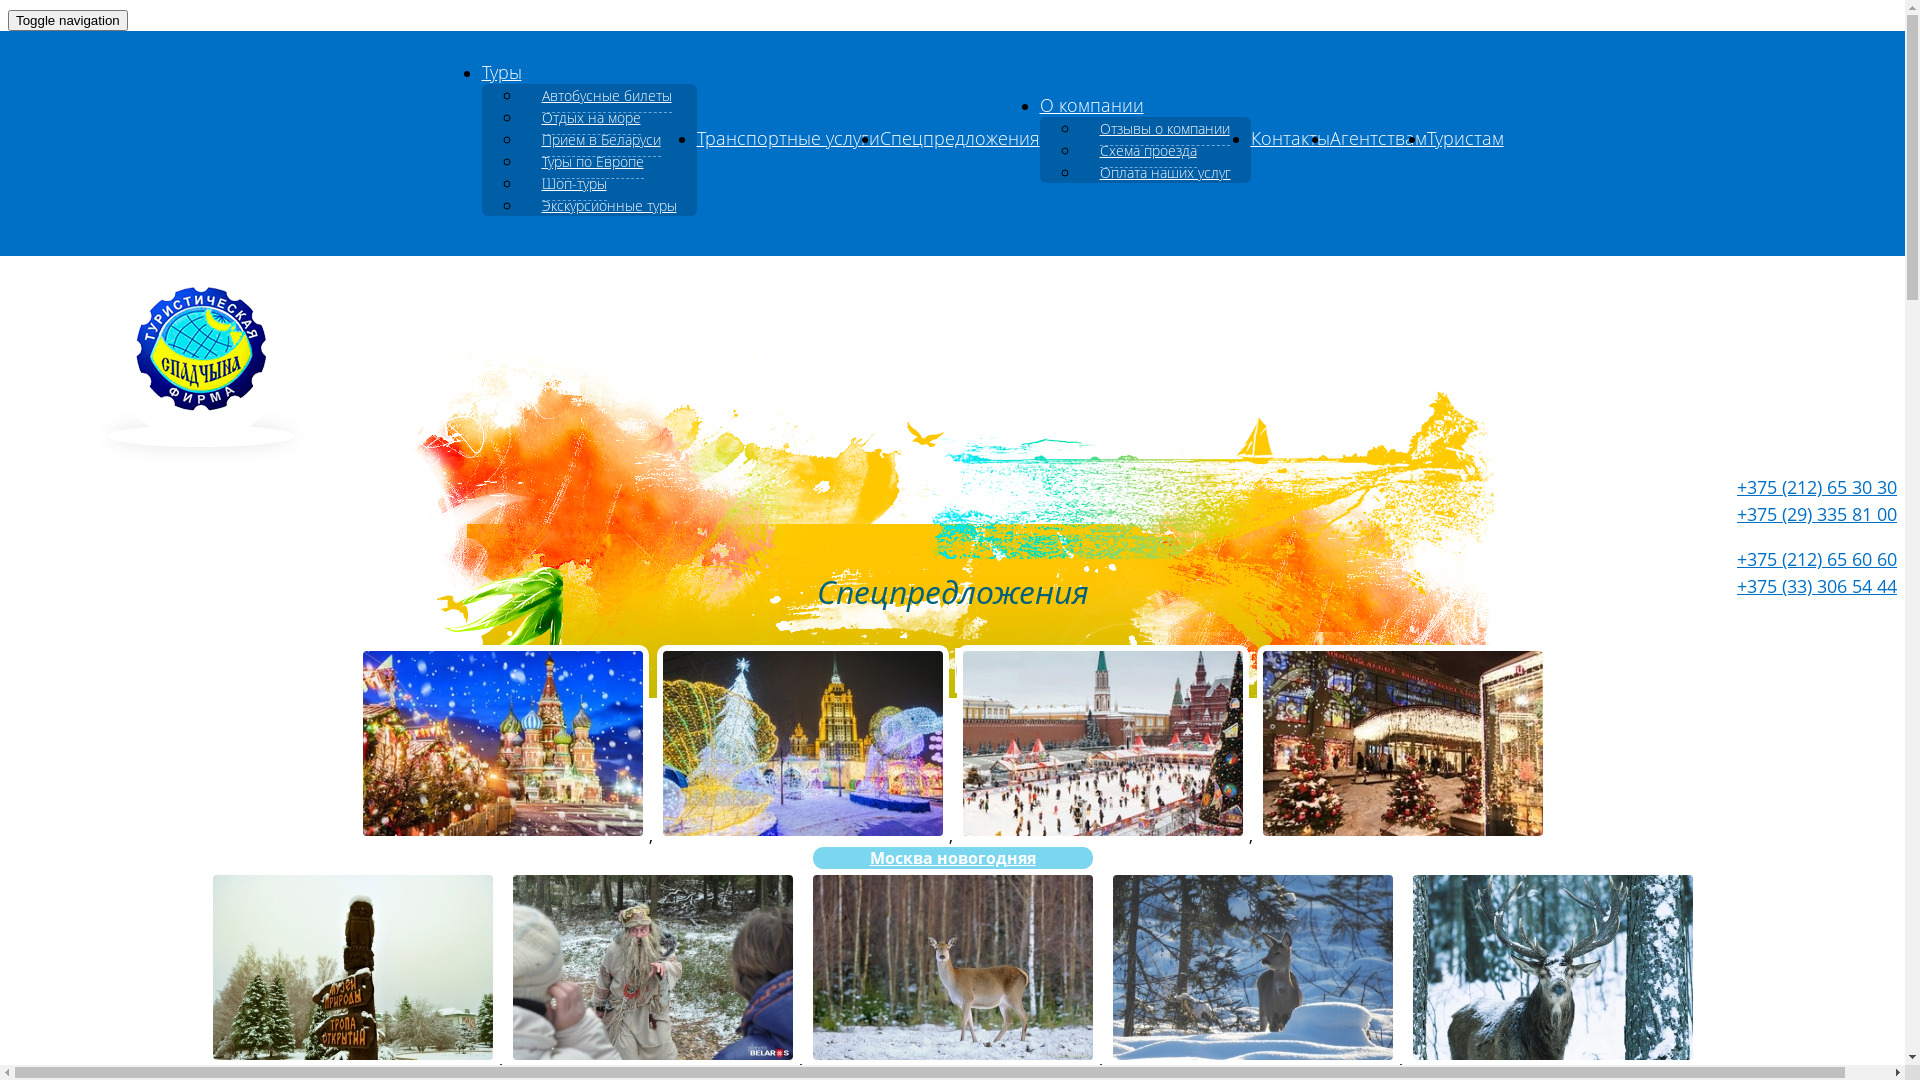 The image size is (1920, 1080). What do you see at coordinates (1736, 512) in the screenshot?
I see `'+375 (29) 335 81 00'` at bounding box center [1736, 512].